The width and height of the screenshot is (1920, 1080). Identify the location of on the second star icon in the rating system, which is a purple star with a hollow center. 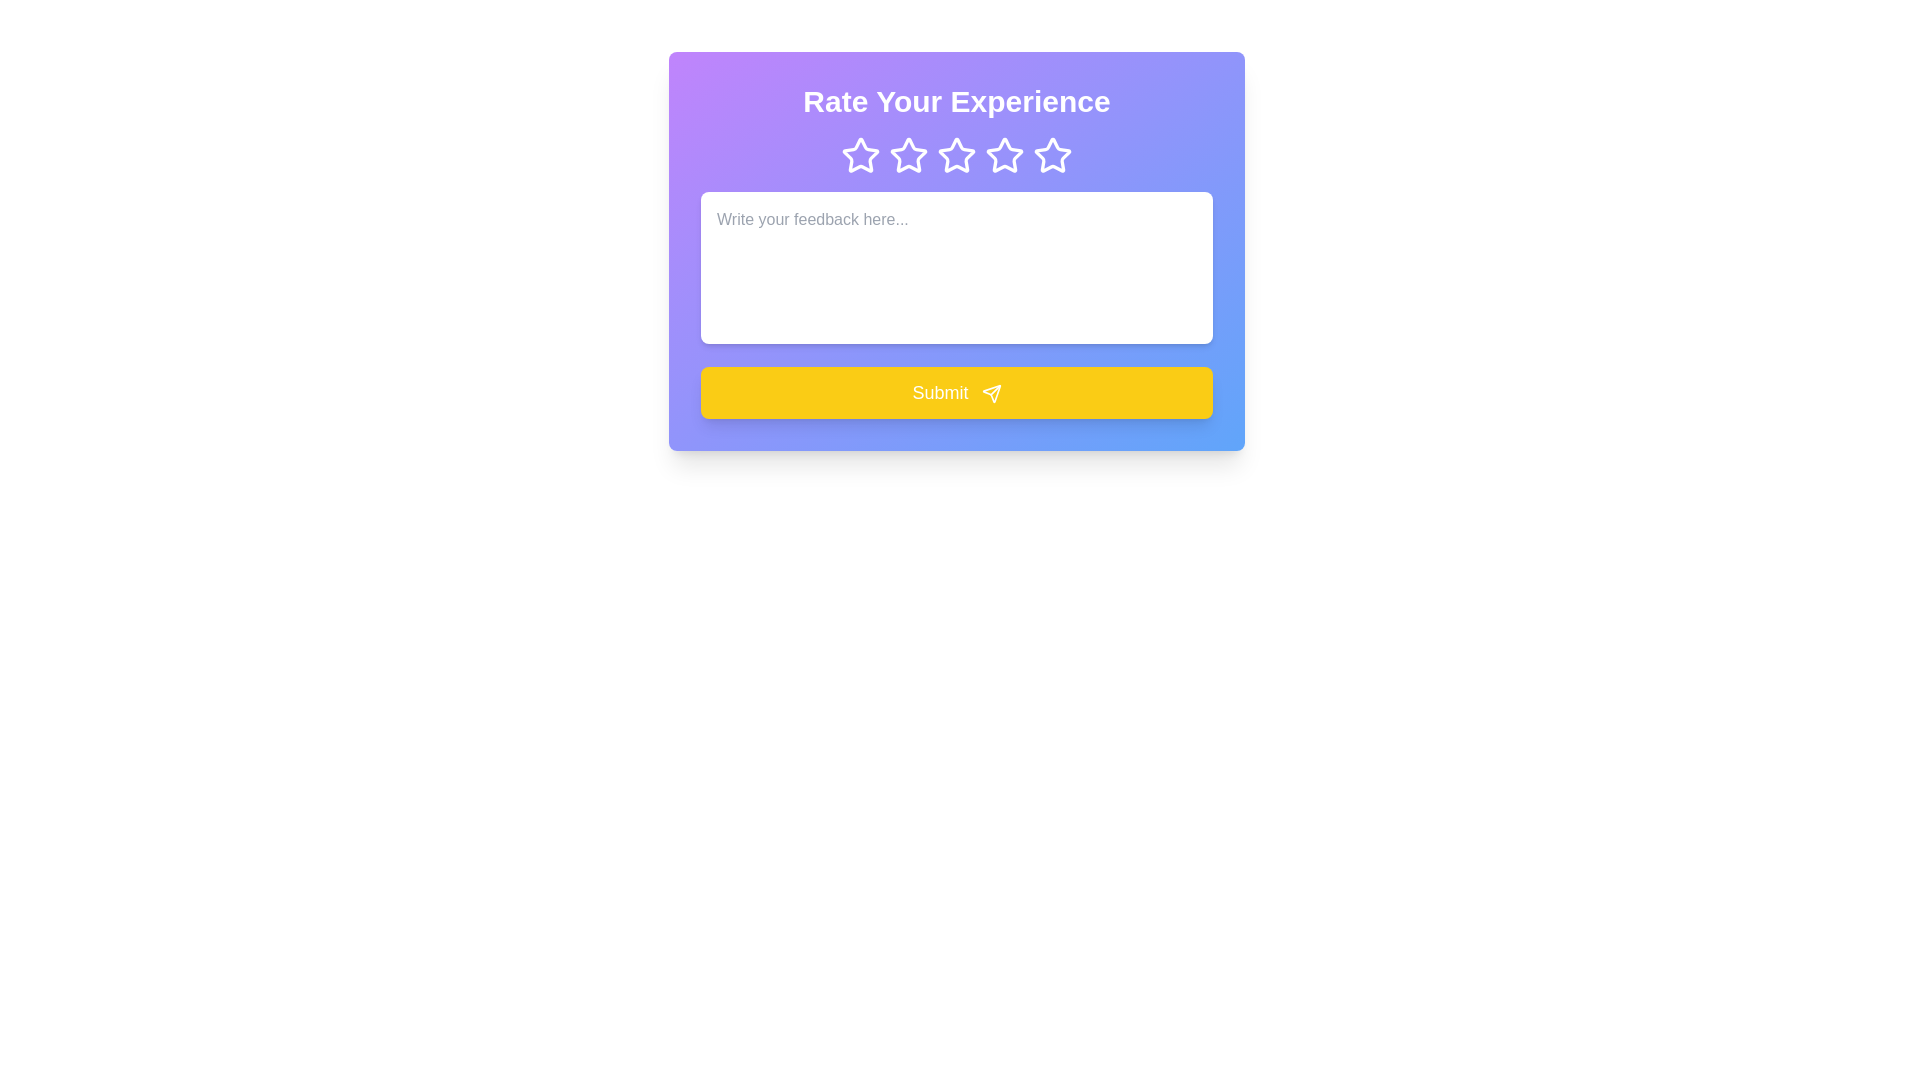
(906, 153).